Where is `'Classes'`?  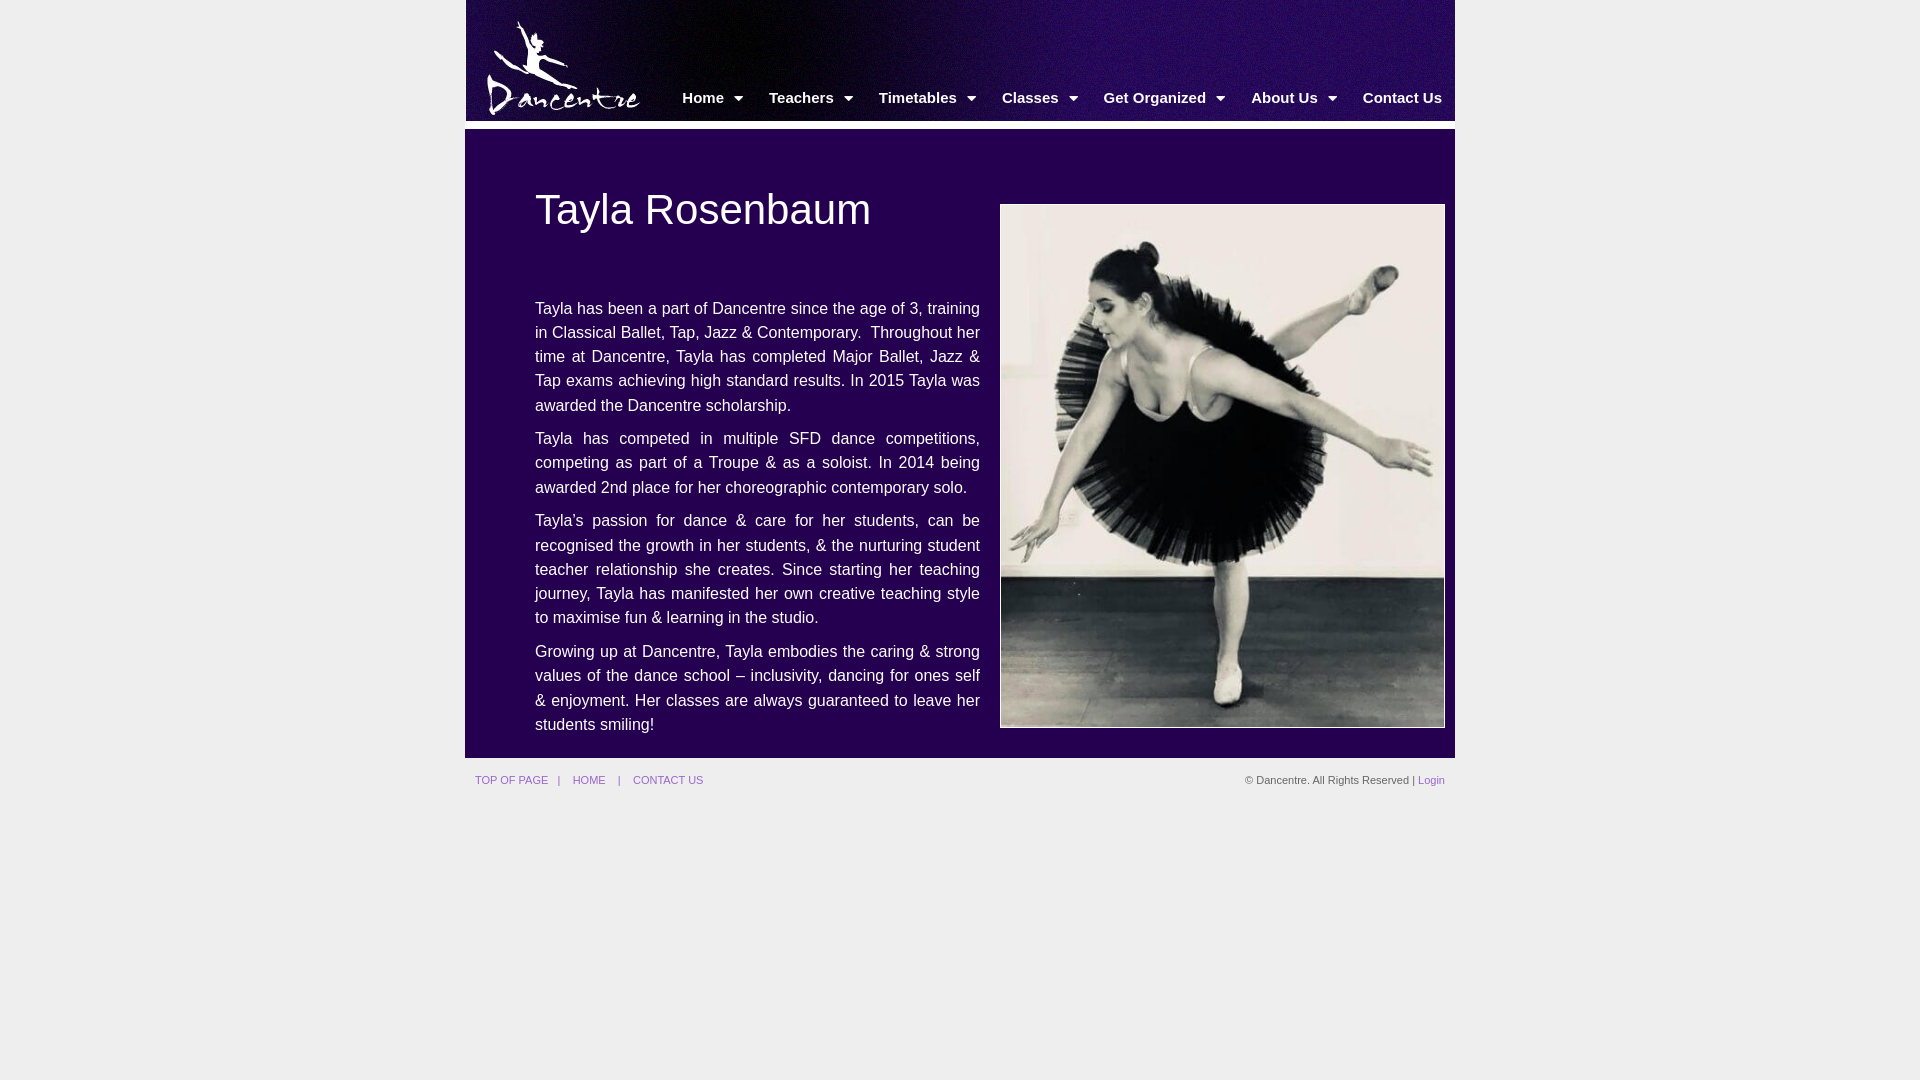 'Classes' is located at coordinates (1040, 97).